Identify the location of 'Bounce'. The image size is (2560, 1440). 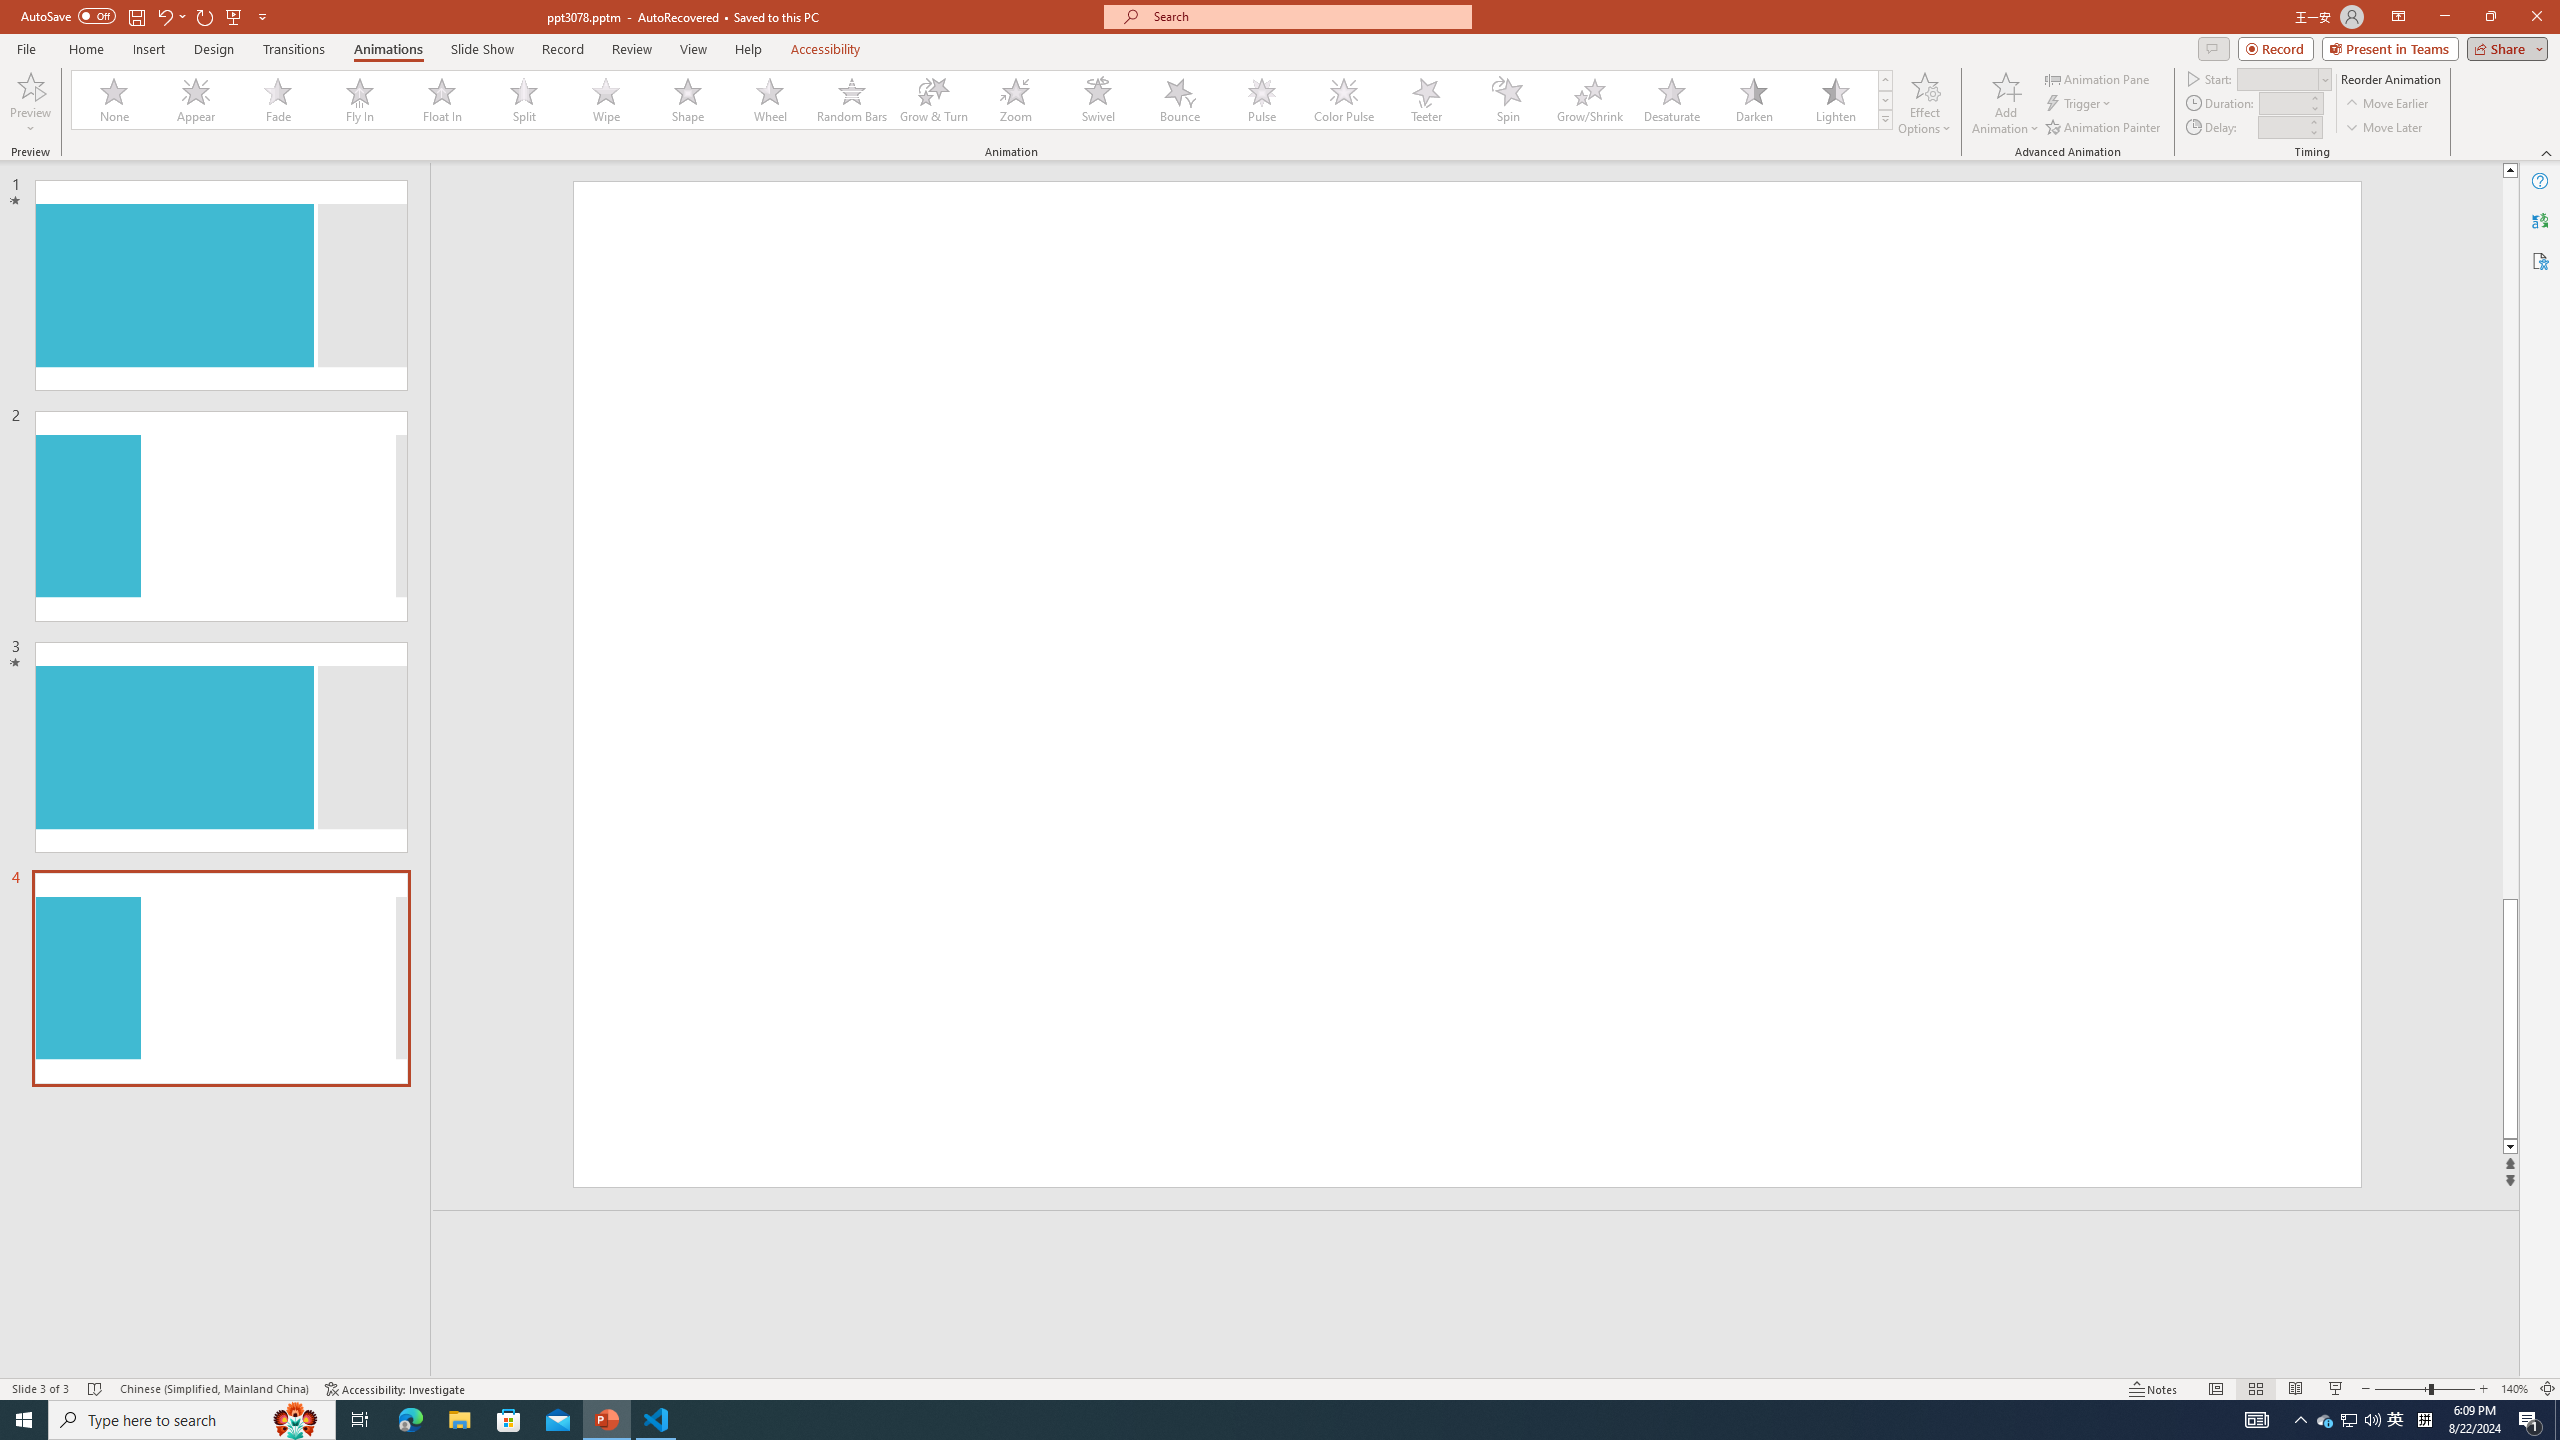
(1179, 99).